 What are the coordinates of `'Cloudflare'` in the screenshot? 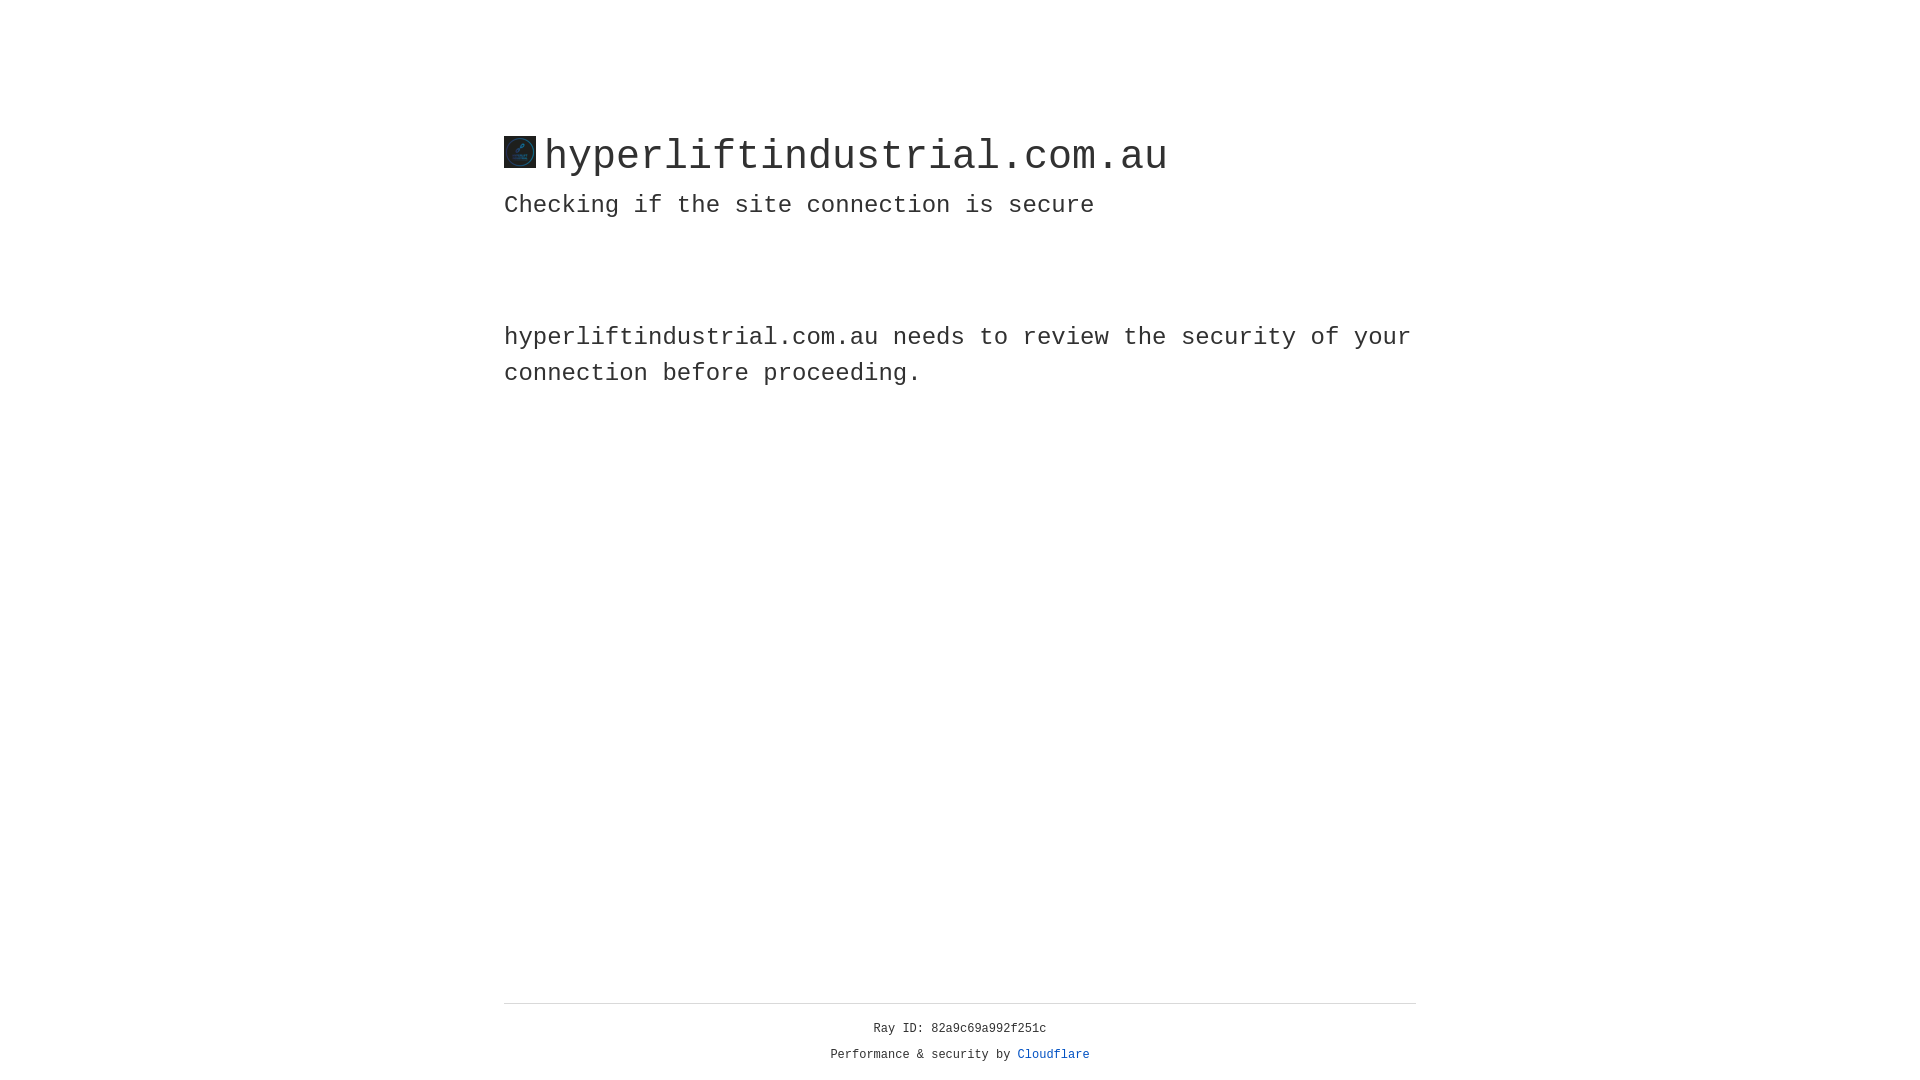 It's located at (1017, 1054).